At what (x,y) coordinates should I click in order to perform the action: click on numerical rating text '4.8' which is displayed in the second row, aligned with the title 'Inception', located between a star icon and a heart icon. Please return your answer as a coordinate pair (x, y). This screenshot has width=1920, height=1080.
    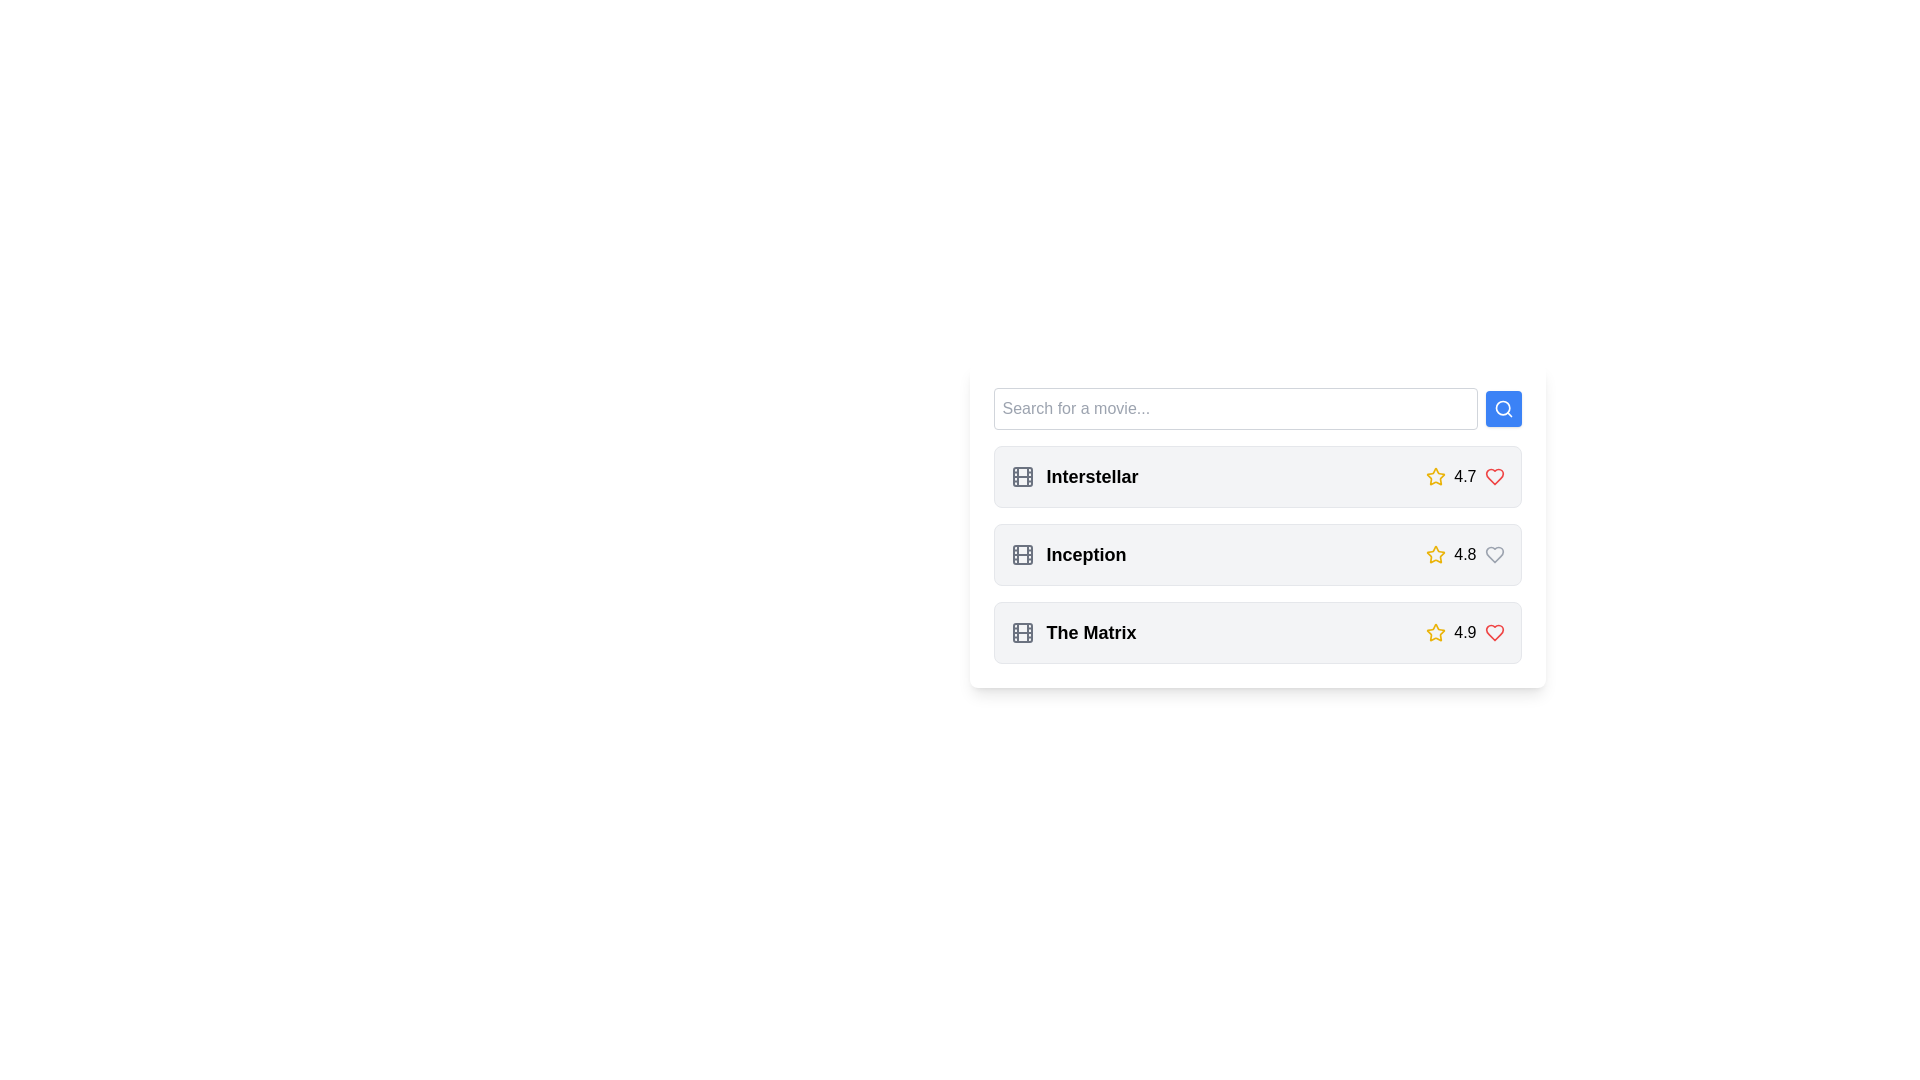
    Looking at the image, I should click on (1465, 555).